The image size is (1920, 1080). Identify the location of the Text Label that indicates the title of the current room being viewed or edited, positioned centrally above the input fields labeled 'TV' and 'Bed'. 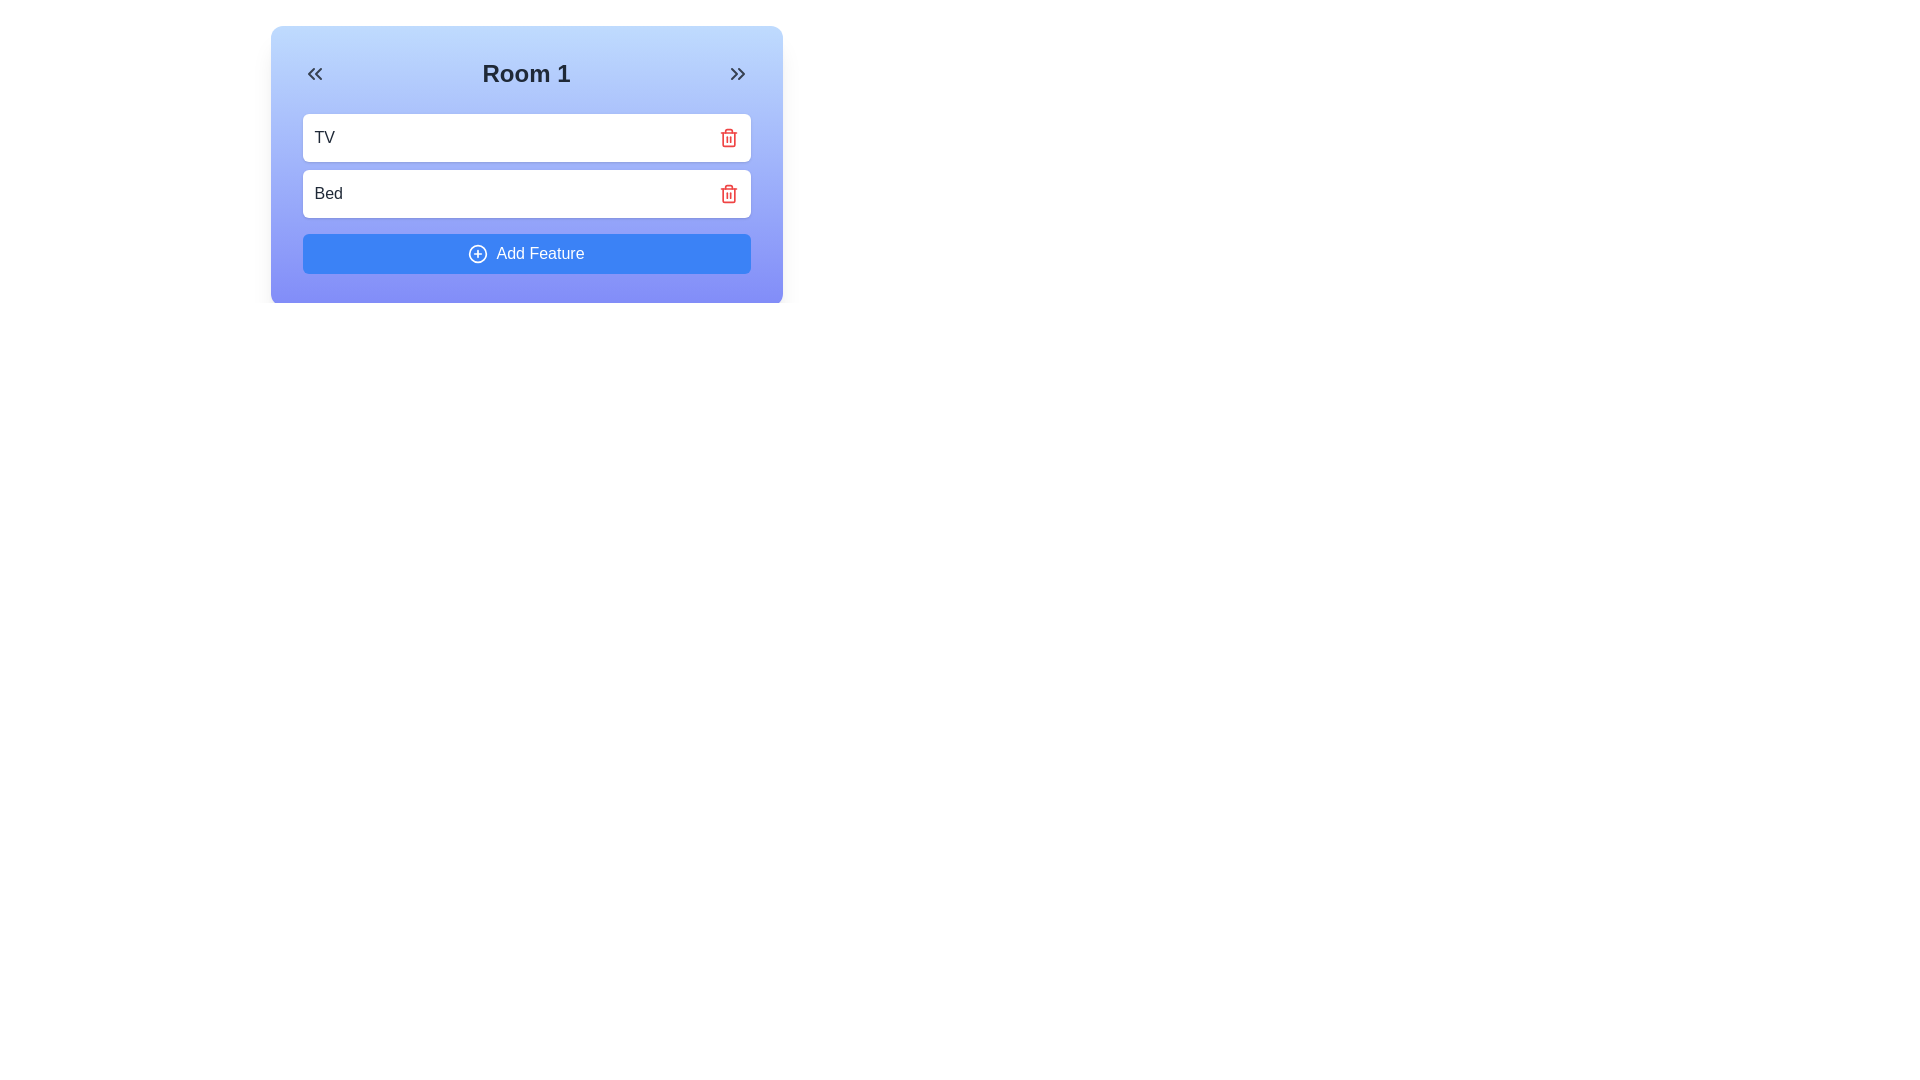
(526, 72).